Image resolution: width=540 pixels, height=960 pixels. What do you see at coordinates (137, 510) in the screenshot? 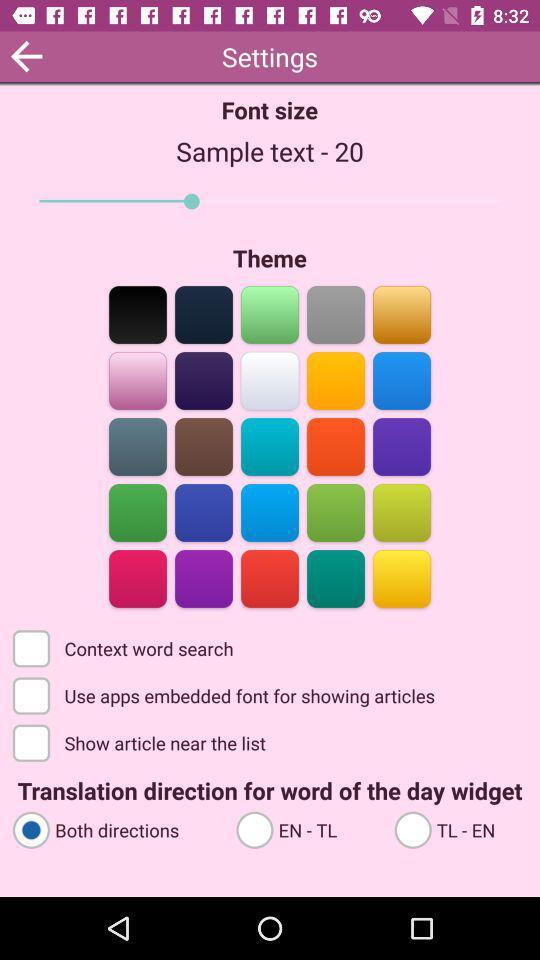
I see `choose green theme` at bounding box center [137, 510].